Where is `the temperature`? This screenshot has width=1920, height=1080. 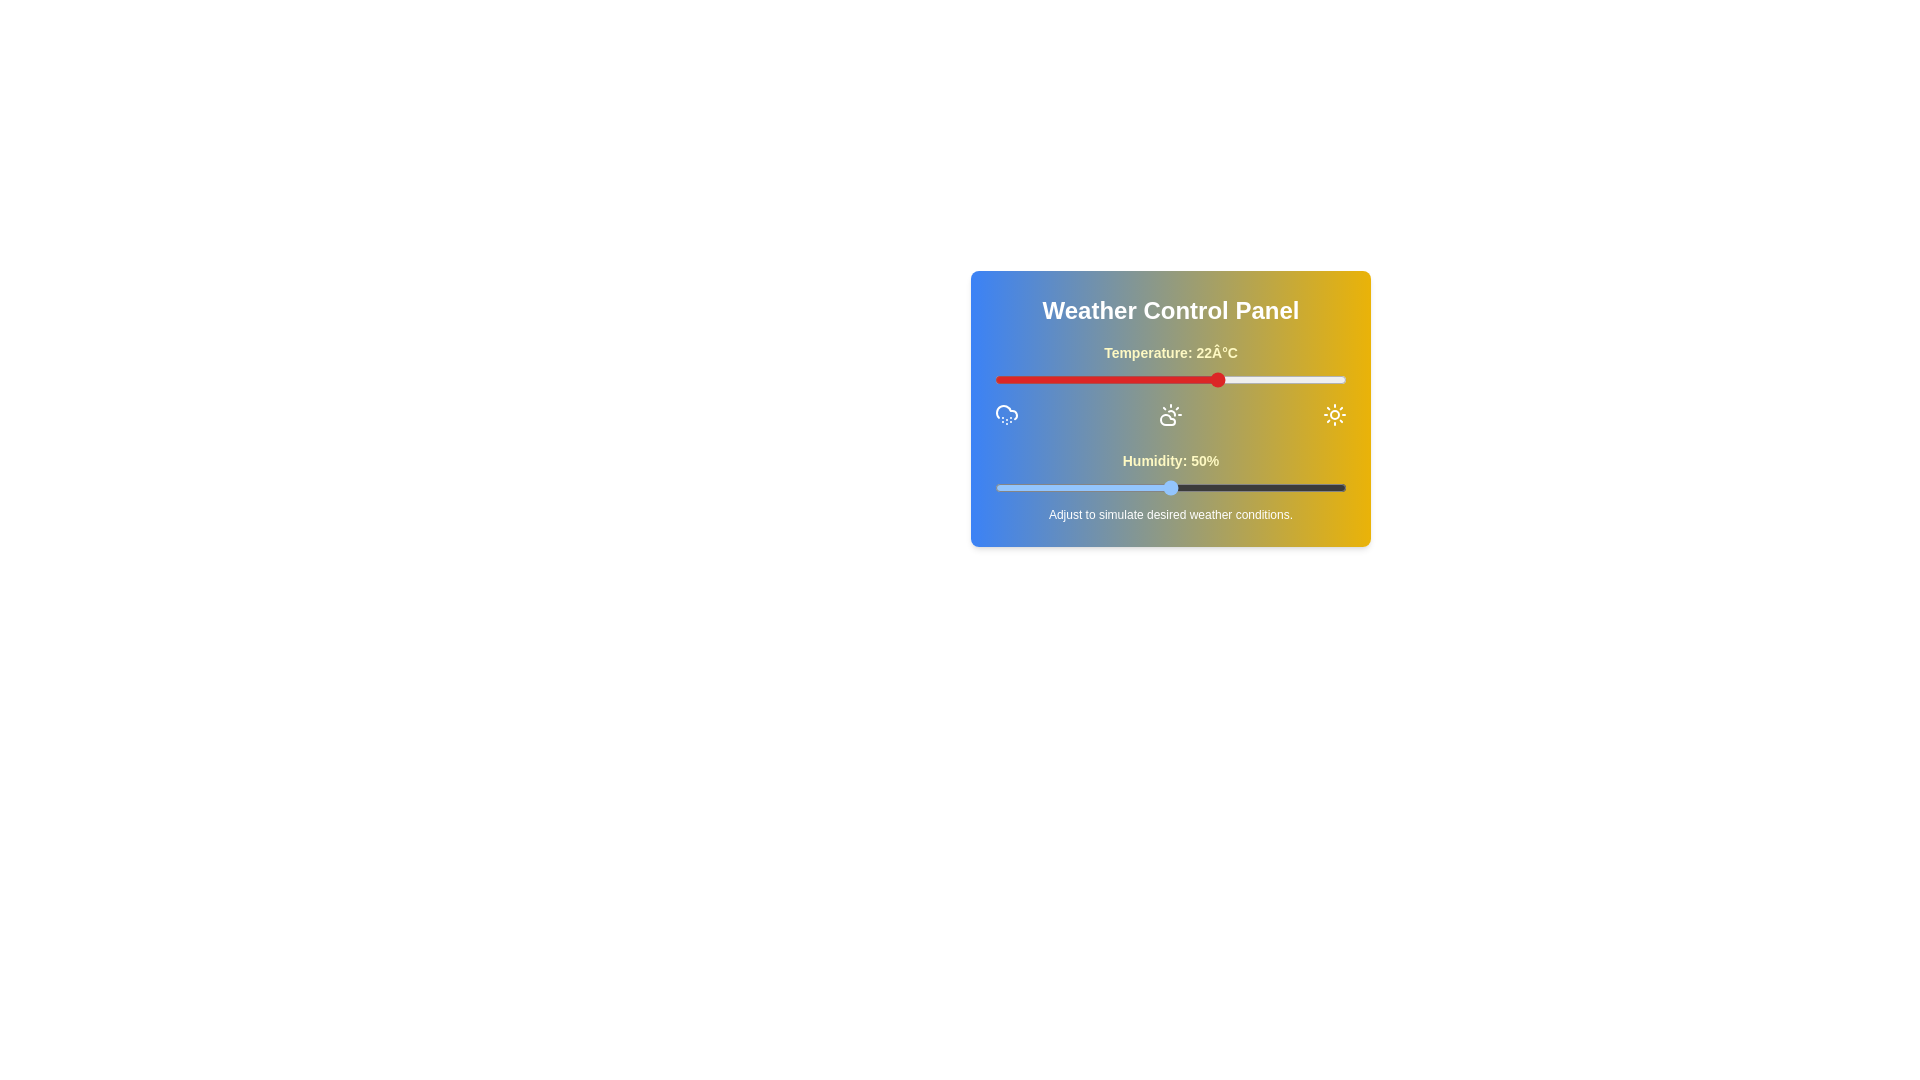 the temperature is located at coordinates (1071, 380).